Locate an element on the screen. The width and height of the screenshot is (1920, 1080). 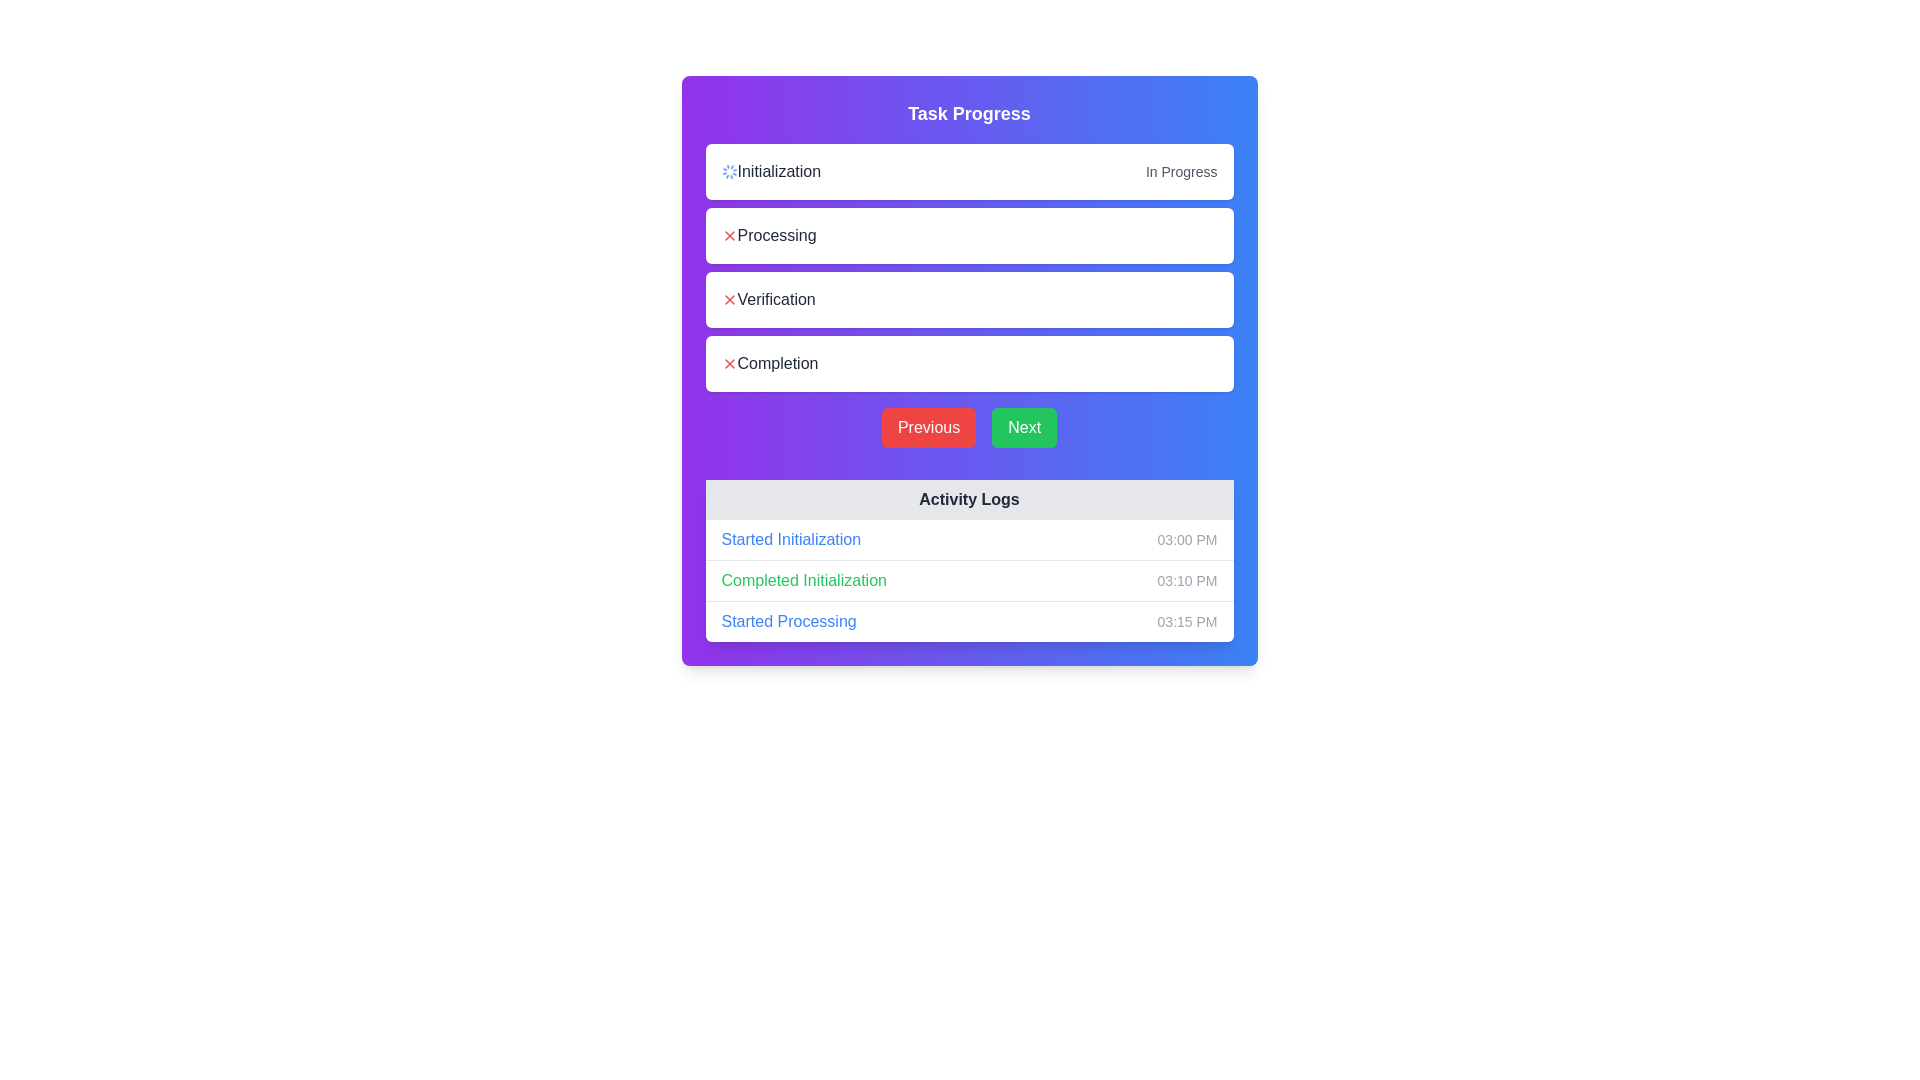
the Loading spinner icon located next to the 'Initialization' label in the 'Task Progress' section to indicate ongoing activity is located at coordinates (728, 171).